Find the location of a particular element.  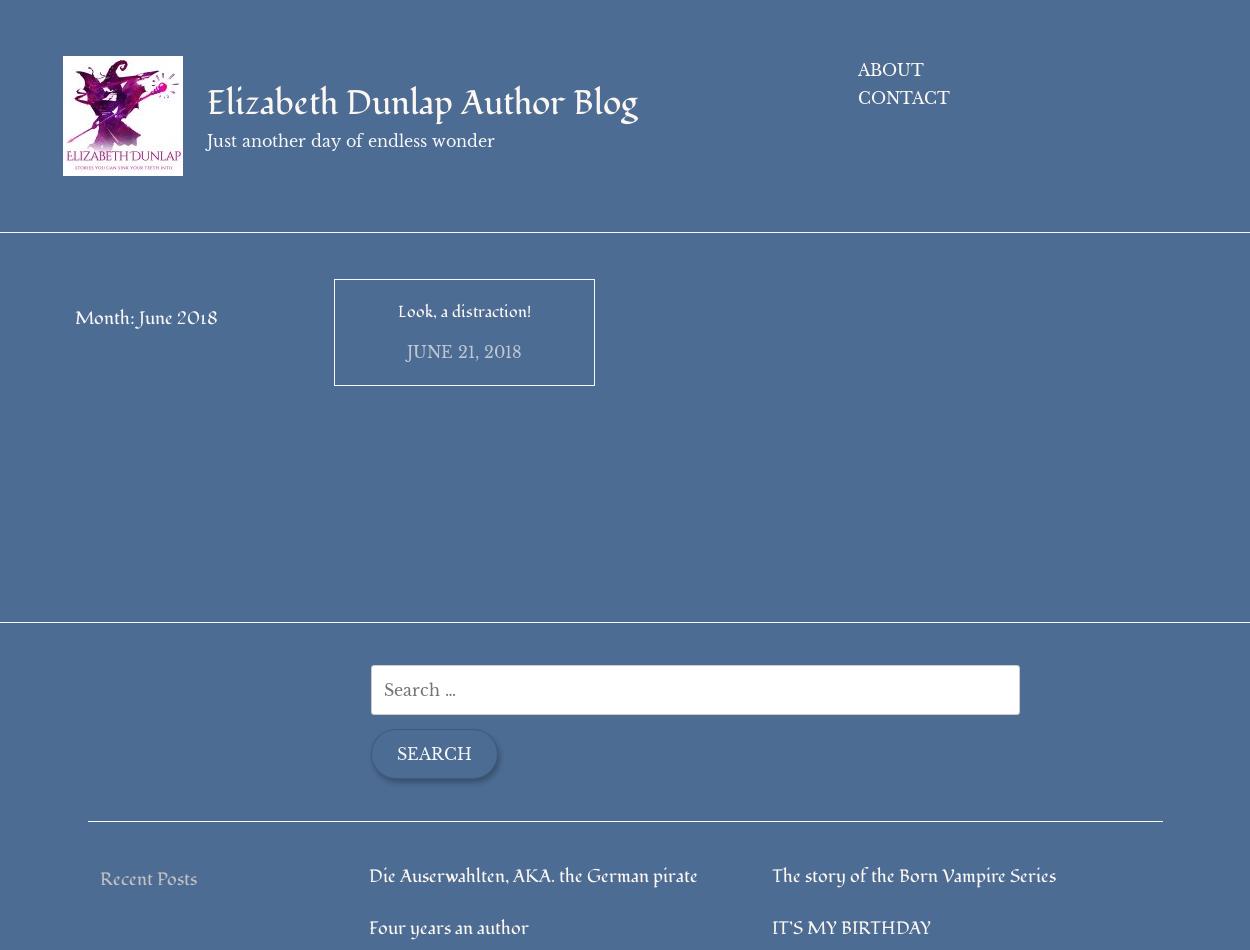

'Elizabeth Dunlap Author Blog' is located at coordinates (205, 102).